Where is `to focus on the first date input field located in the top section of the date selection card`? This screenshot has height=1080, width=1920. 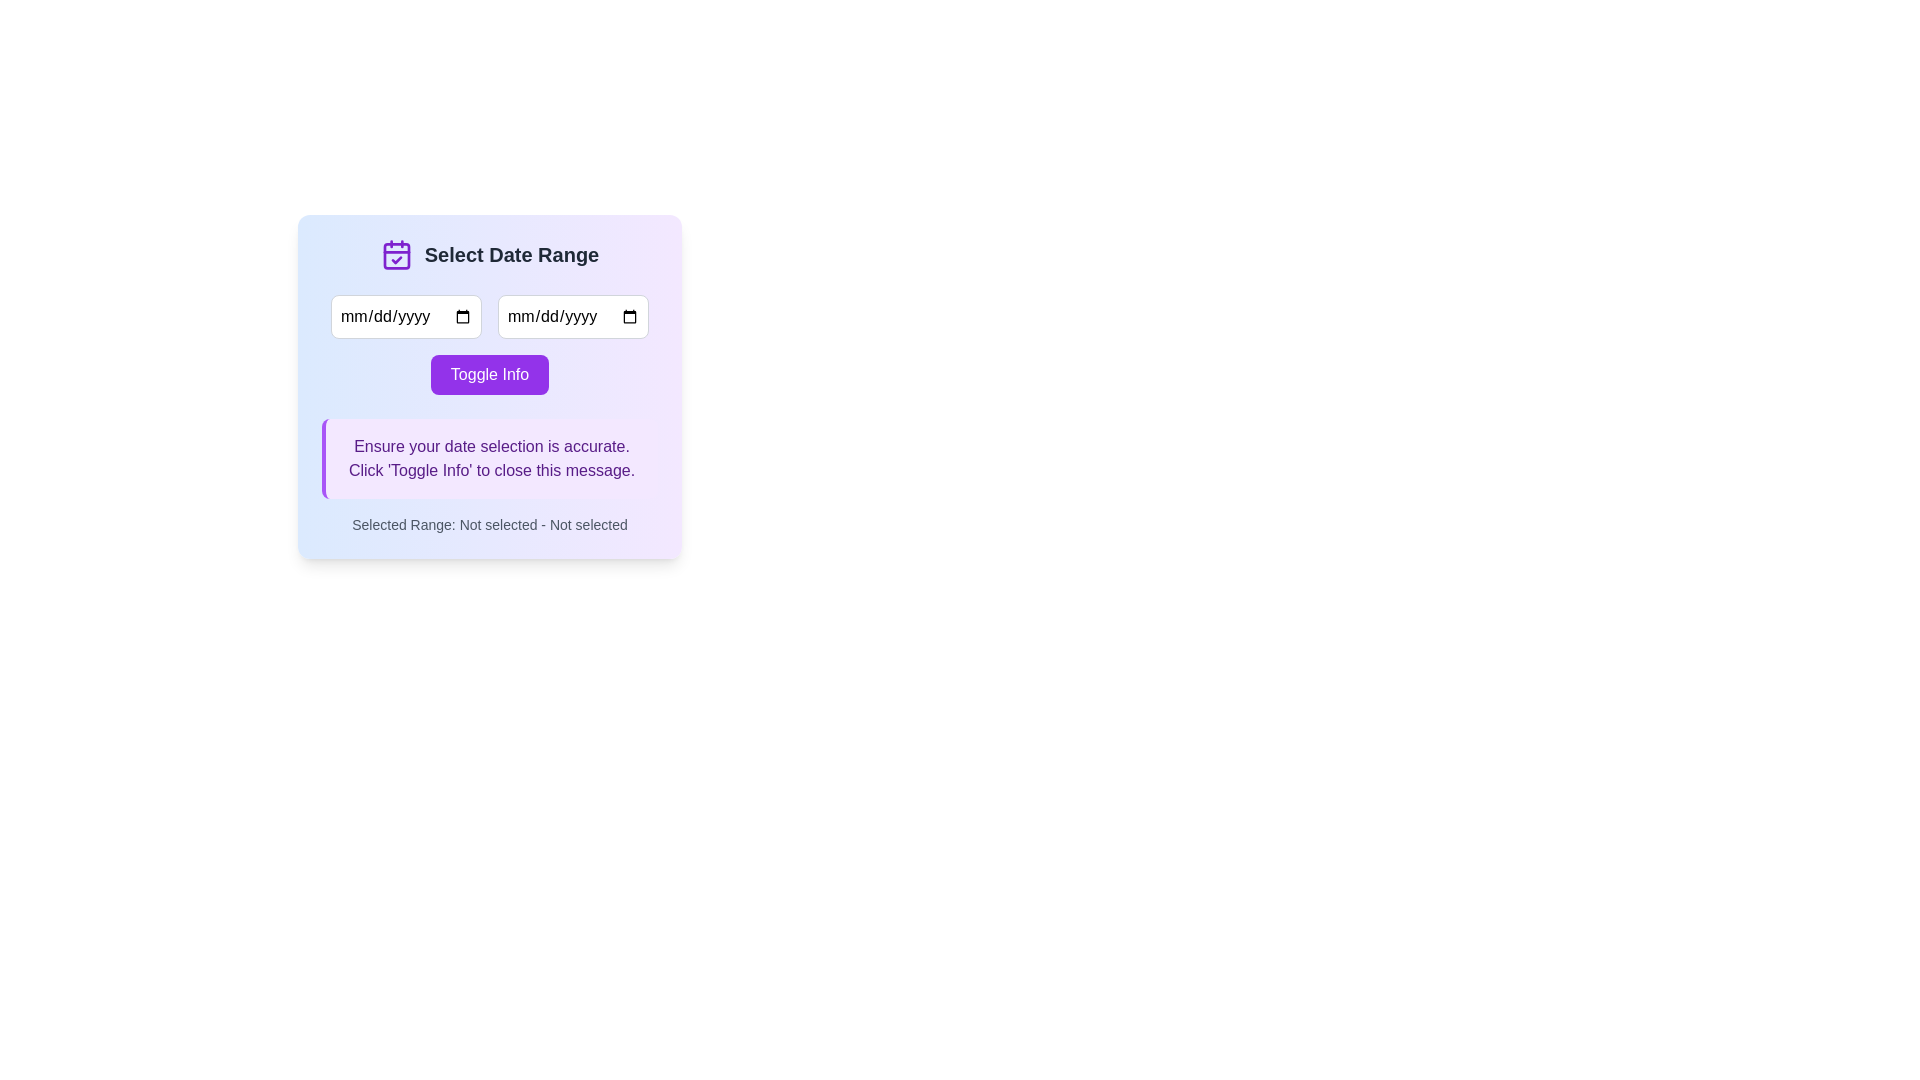 to focus on the first date input field located in the top section of the date selection card is located at coordinates (405, 315).